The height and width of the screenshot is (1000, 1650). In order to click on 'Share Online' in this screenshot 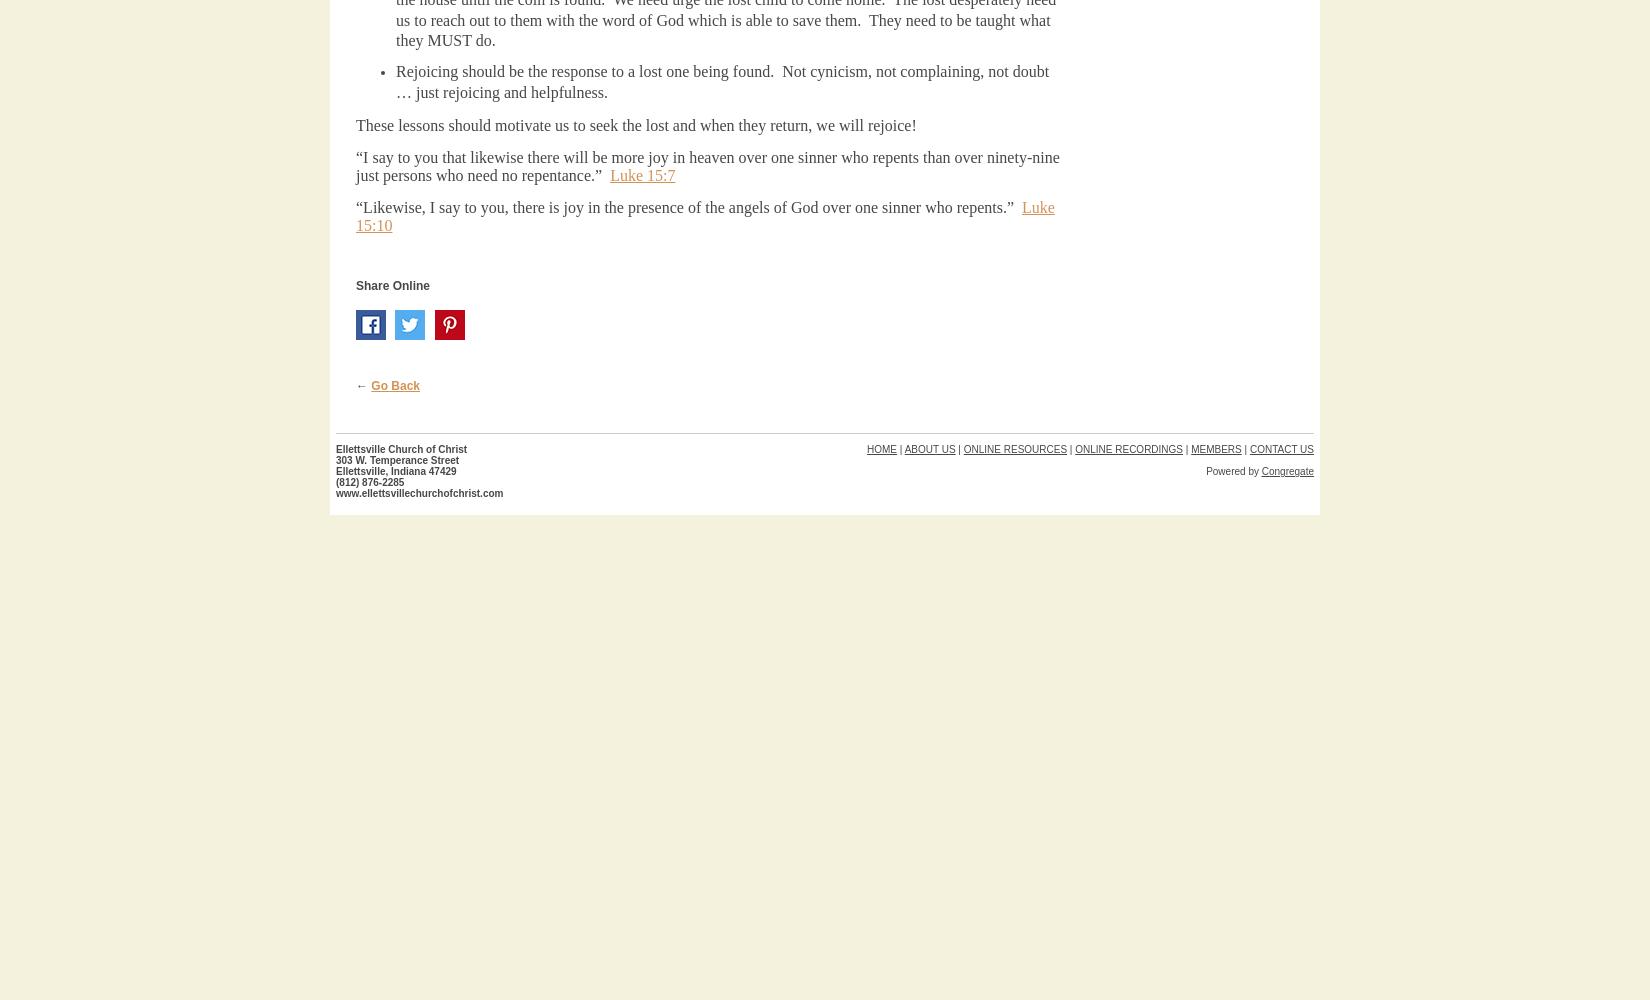, I will do `click(356, 286)`.